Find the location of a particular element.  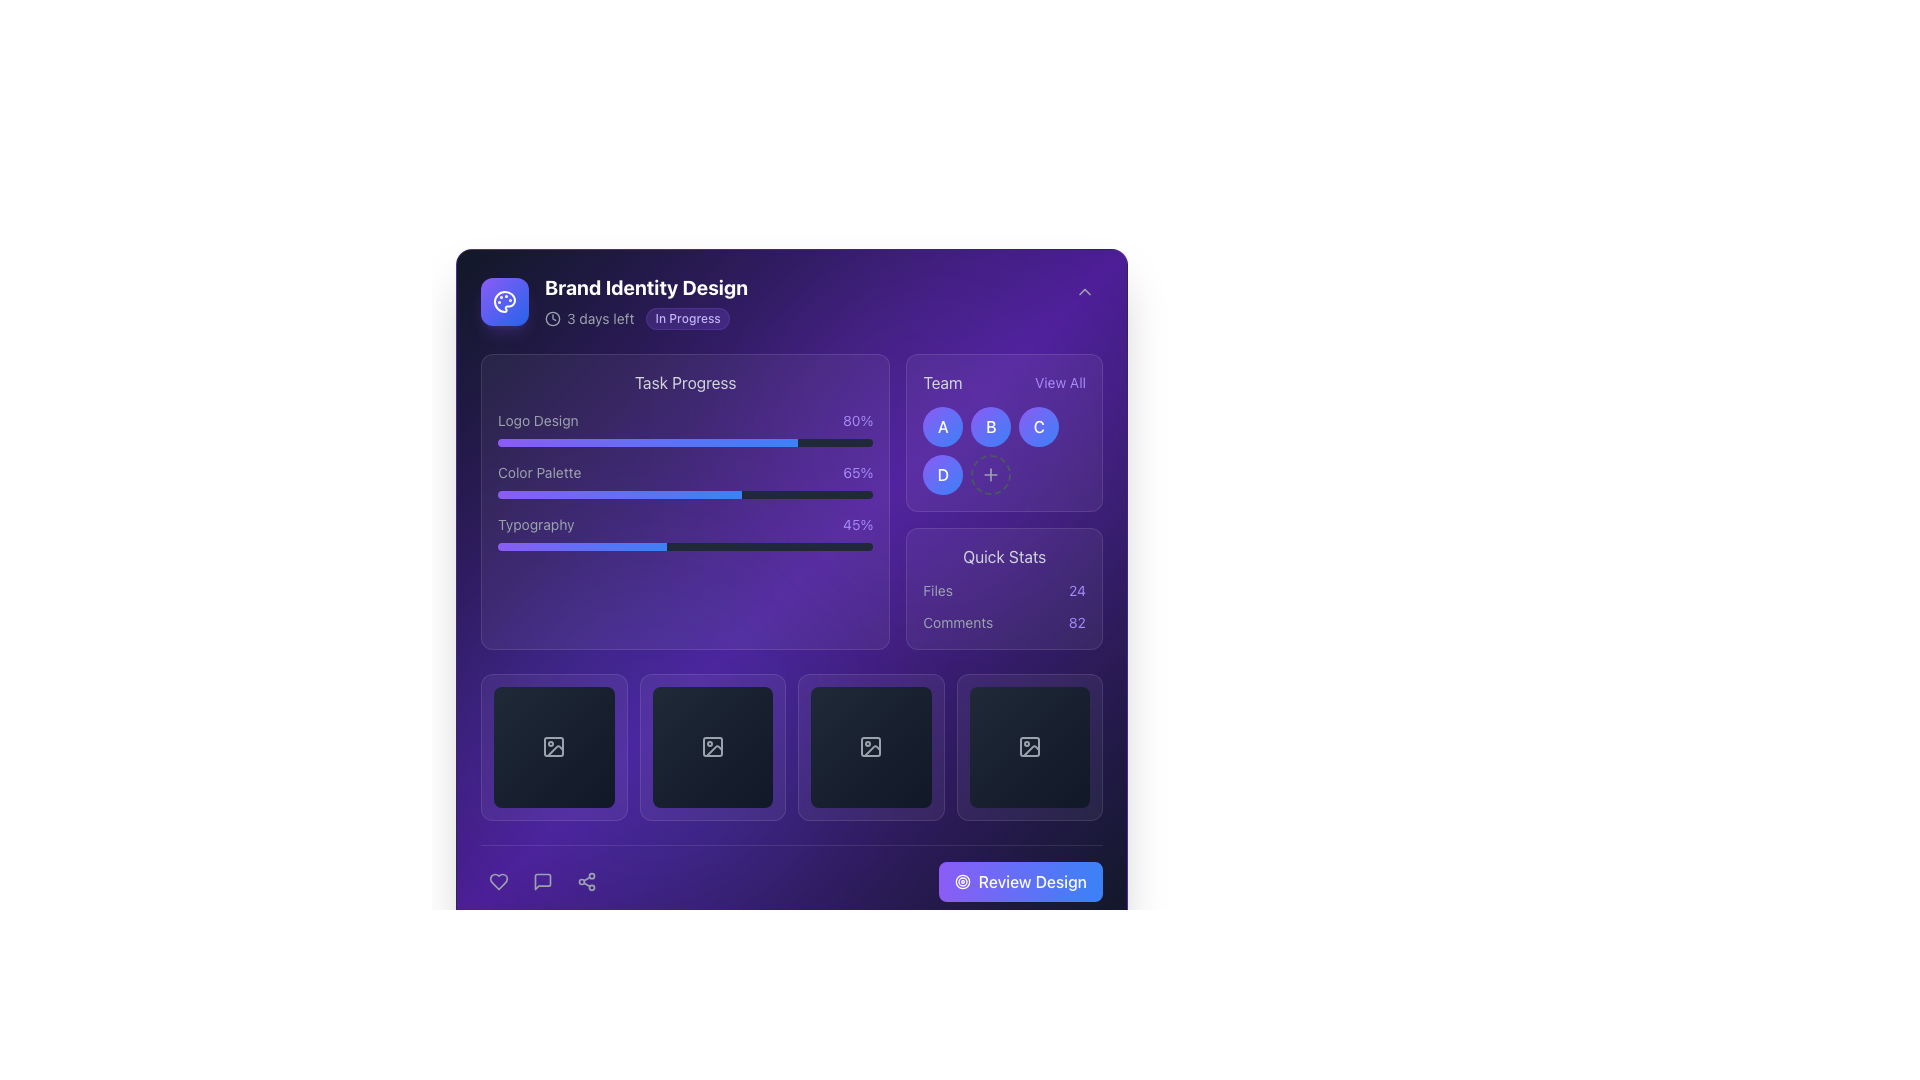

the second circular badge with a gradient background transitioning from violet to blue, which contains a bold, white letter 'B', located under the 'Team' label is located at coordinates (991, 426).